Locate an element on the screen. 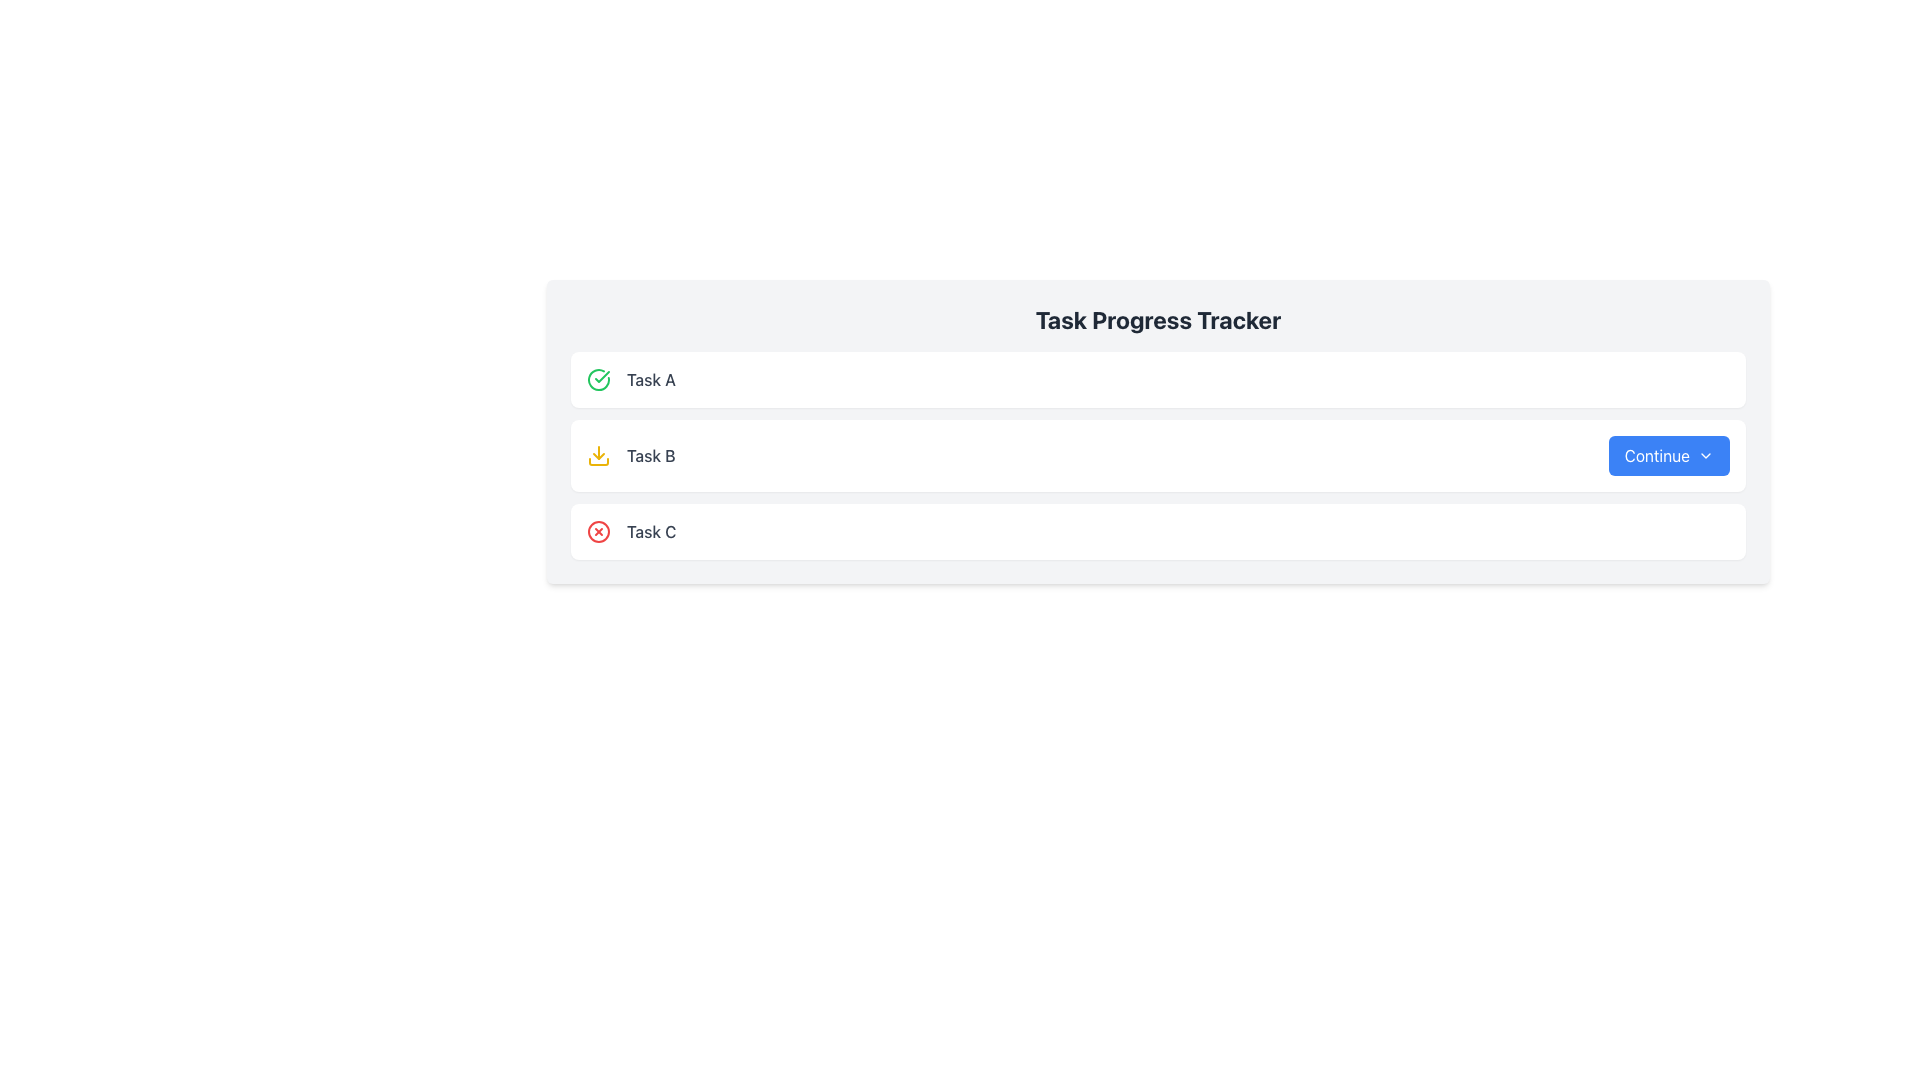  the non-interactive text element representing the name of the third task in the 'Task Progress Tracker', located to the right of a red-circled cross icon is located at coordinates (651, 531).